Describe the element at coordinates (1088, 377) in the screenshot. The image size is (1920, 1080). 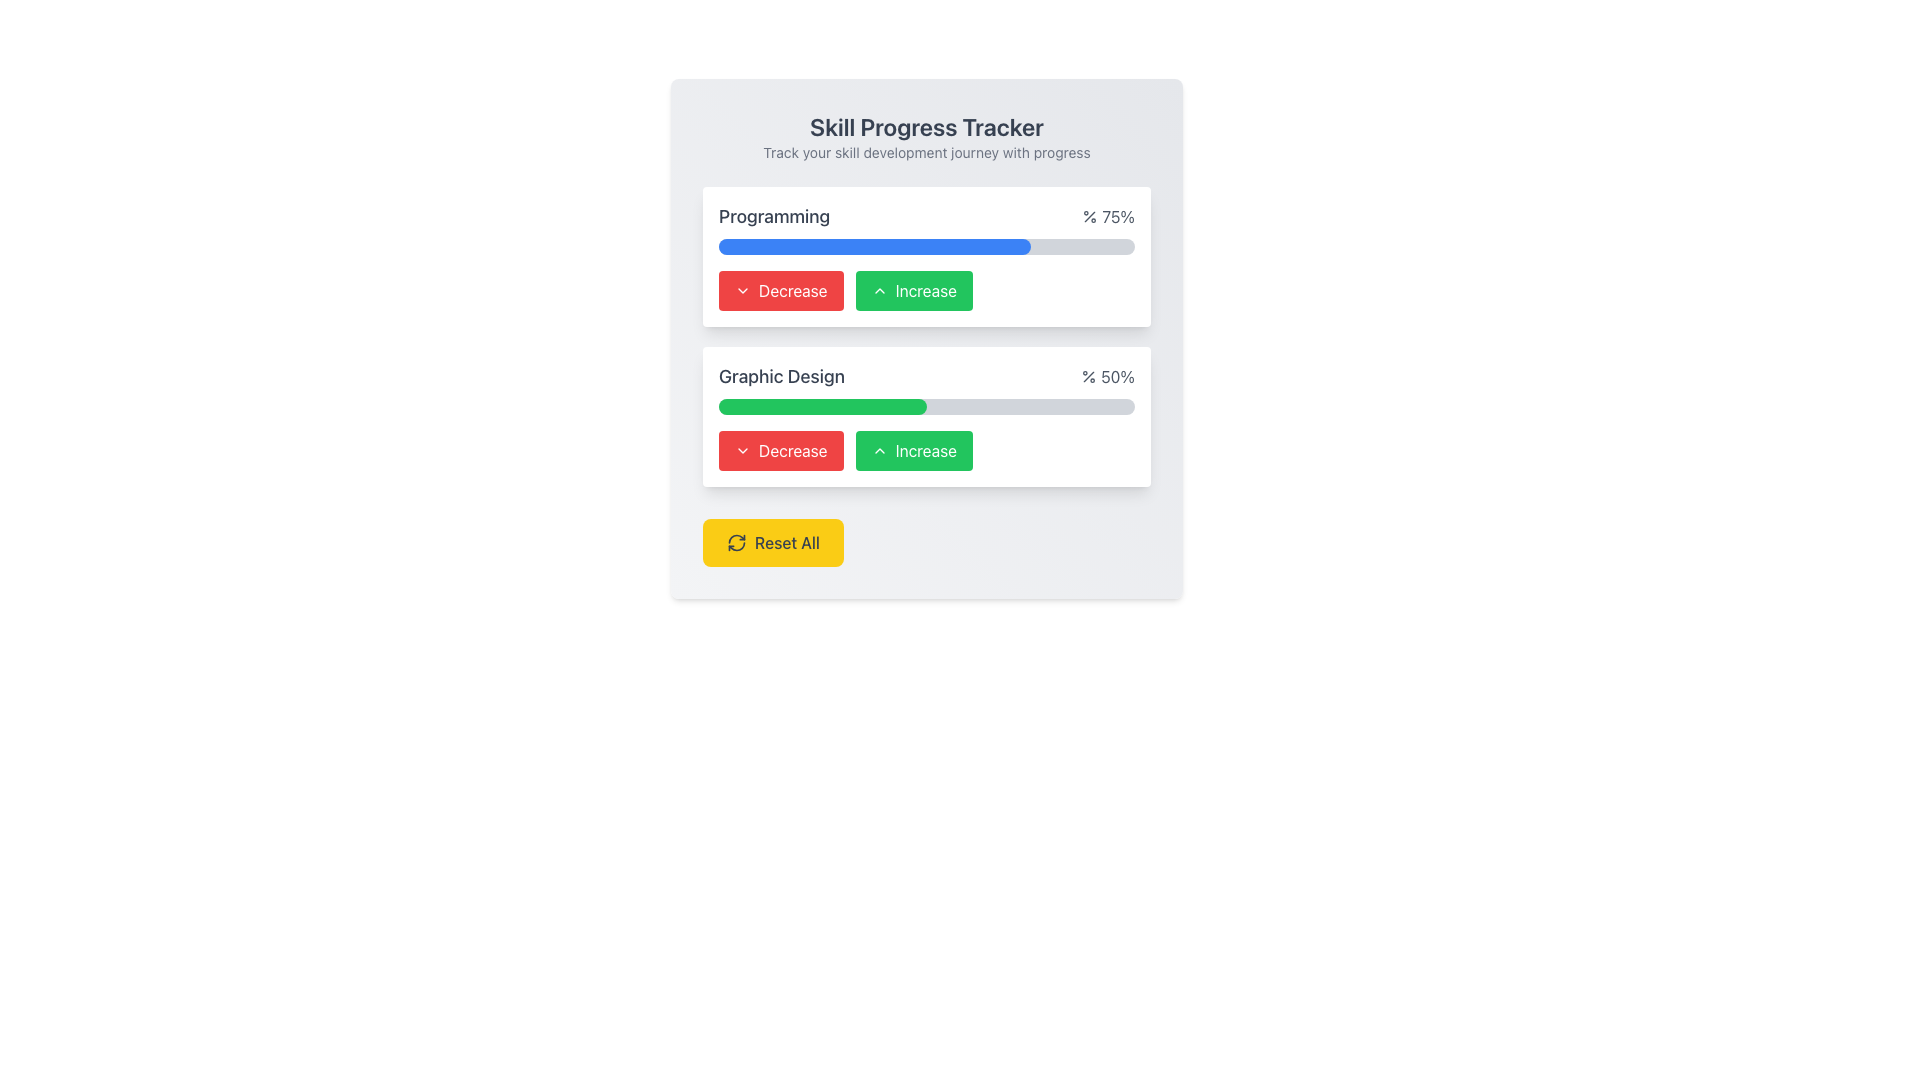
I see `the percentage icon located to the left of the '50%' text in the 'Graphic Design' section, which visually represents a percentage symbol` at that location.